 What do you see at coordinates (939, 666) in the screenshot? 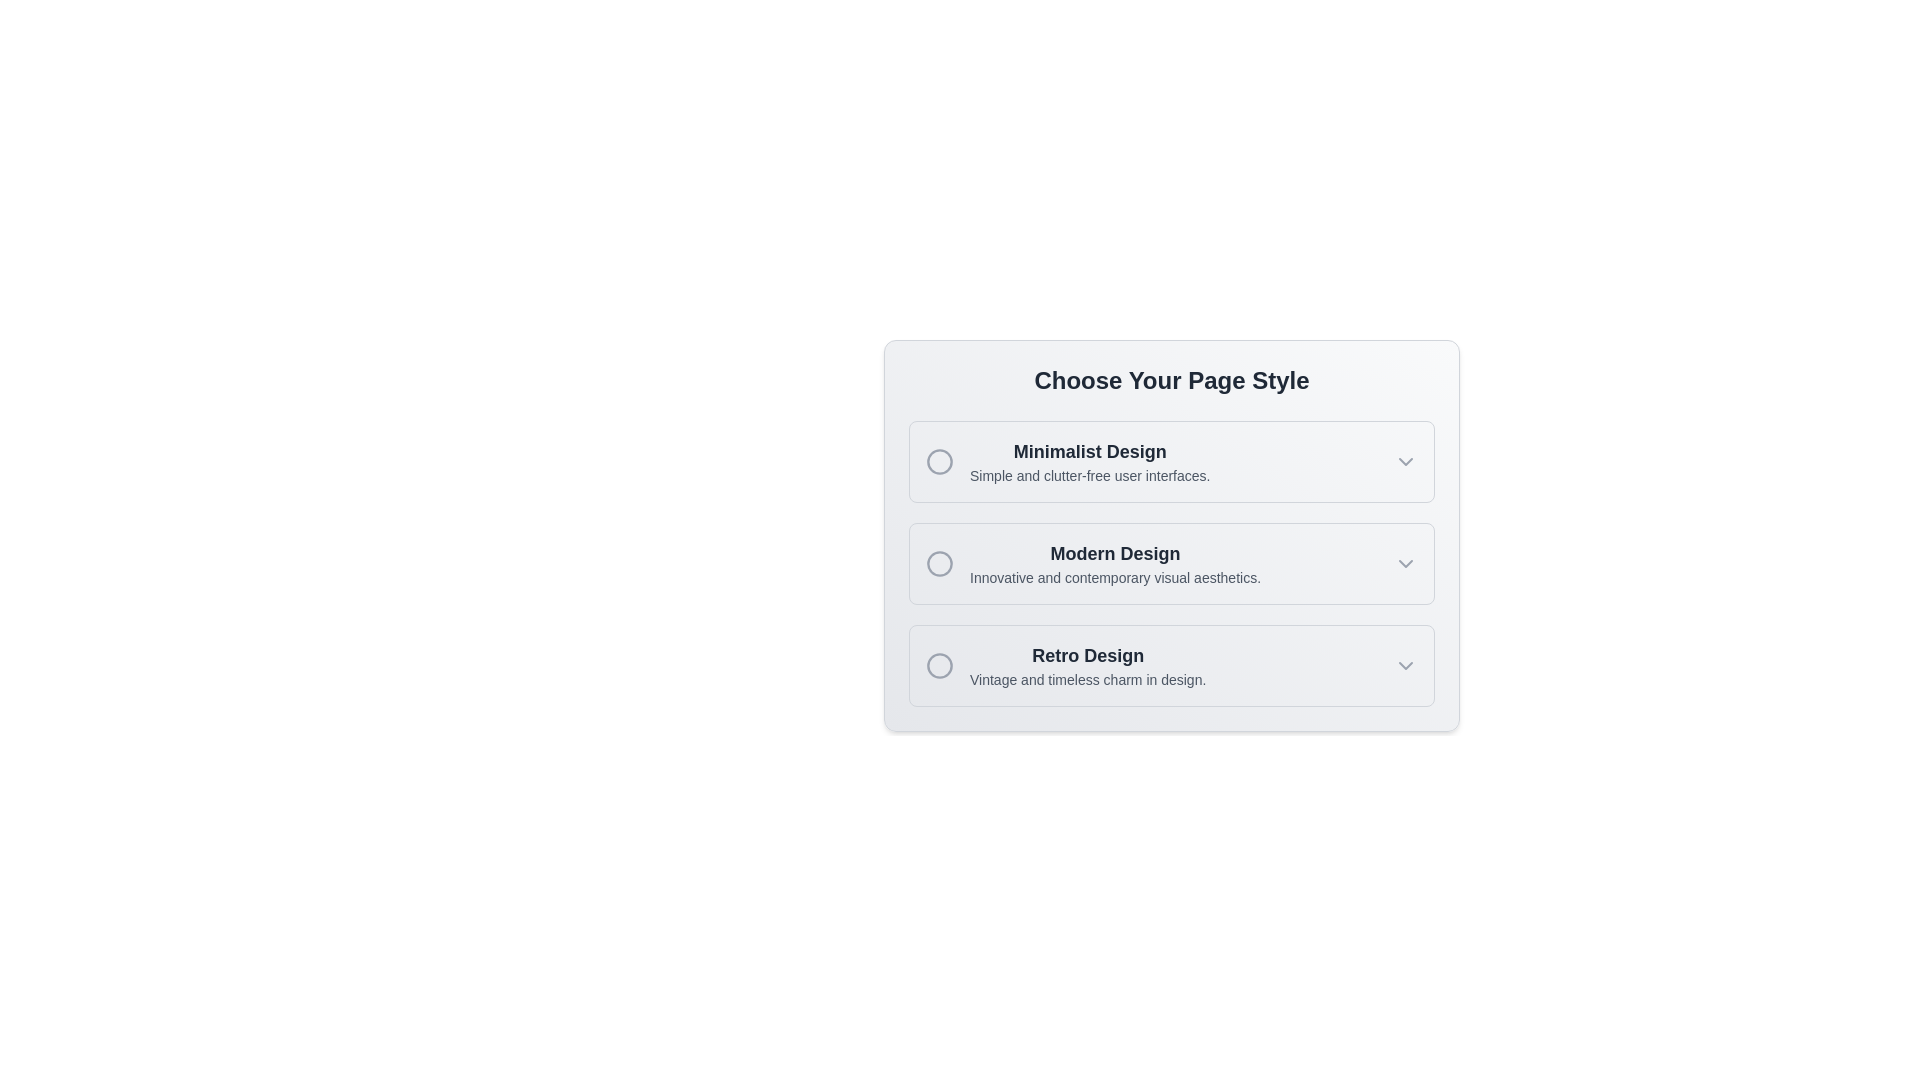
I see `the circular radio button styled with a thin border and filled center, located to the left of the 'Retro Design' text label in the 'Choose Your Page Style' section` at bounding box center [939, 666].